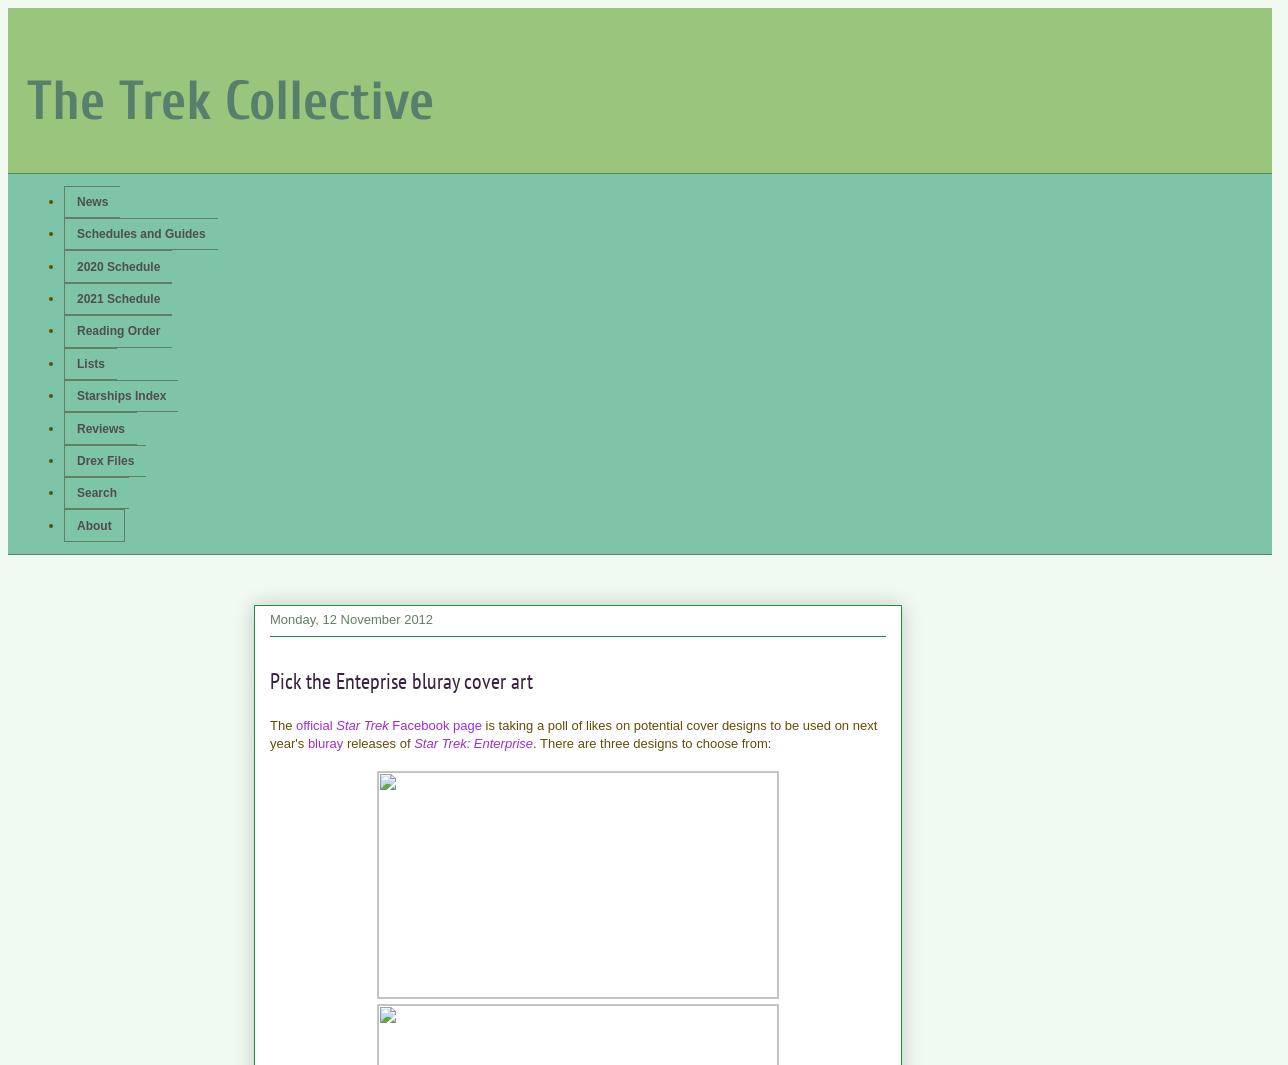  I want to click on 'releases of', so click(378, 743).